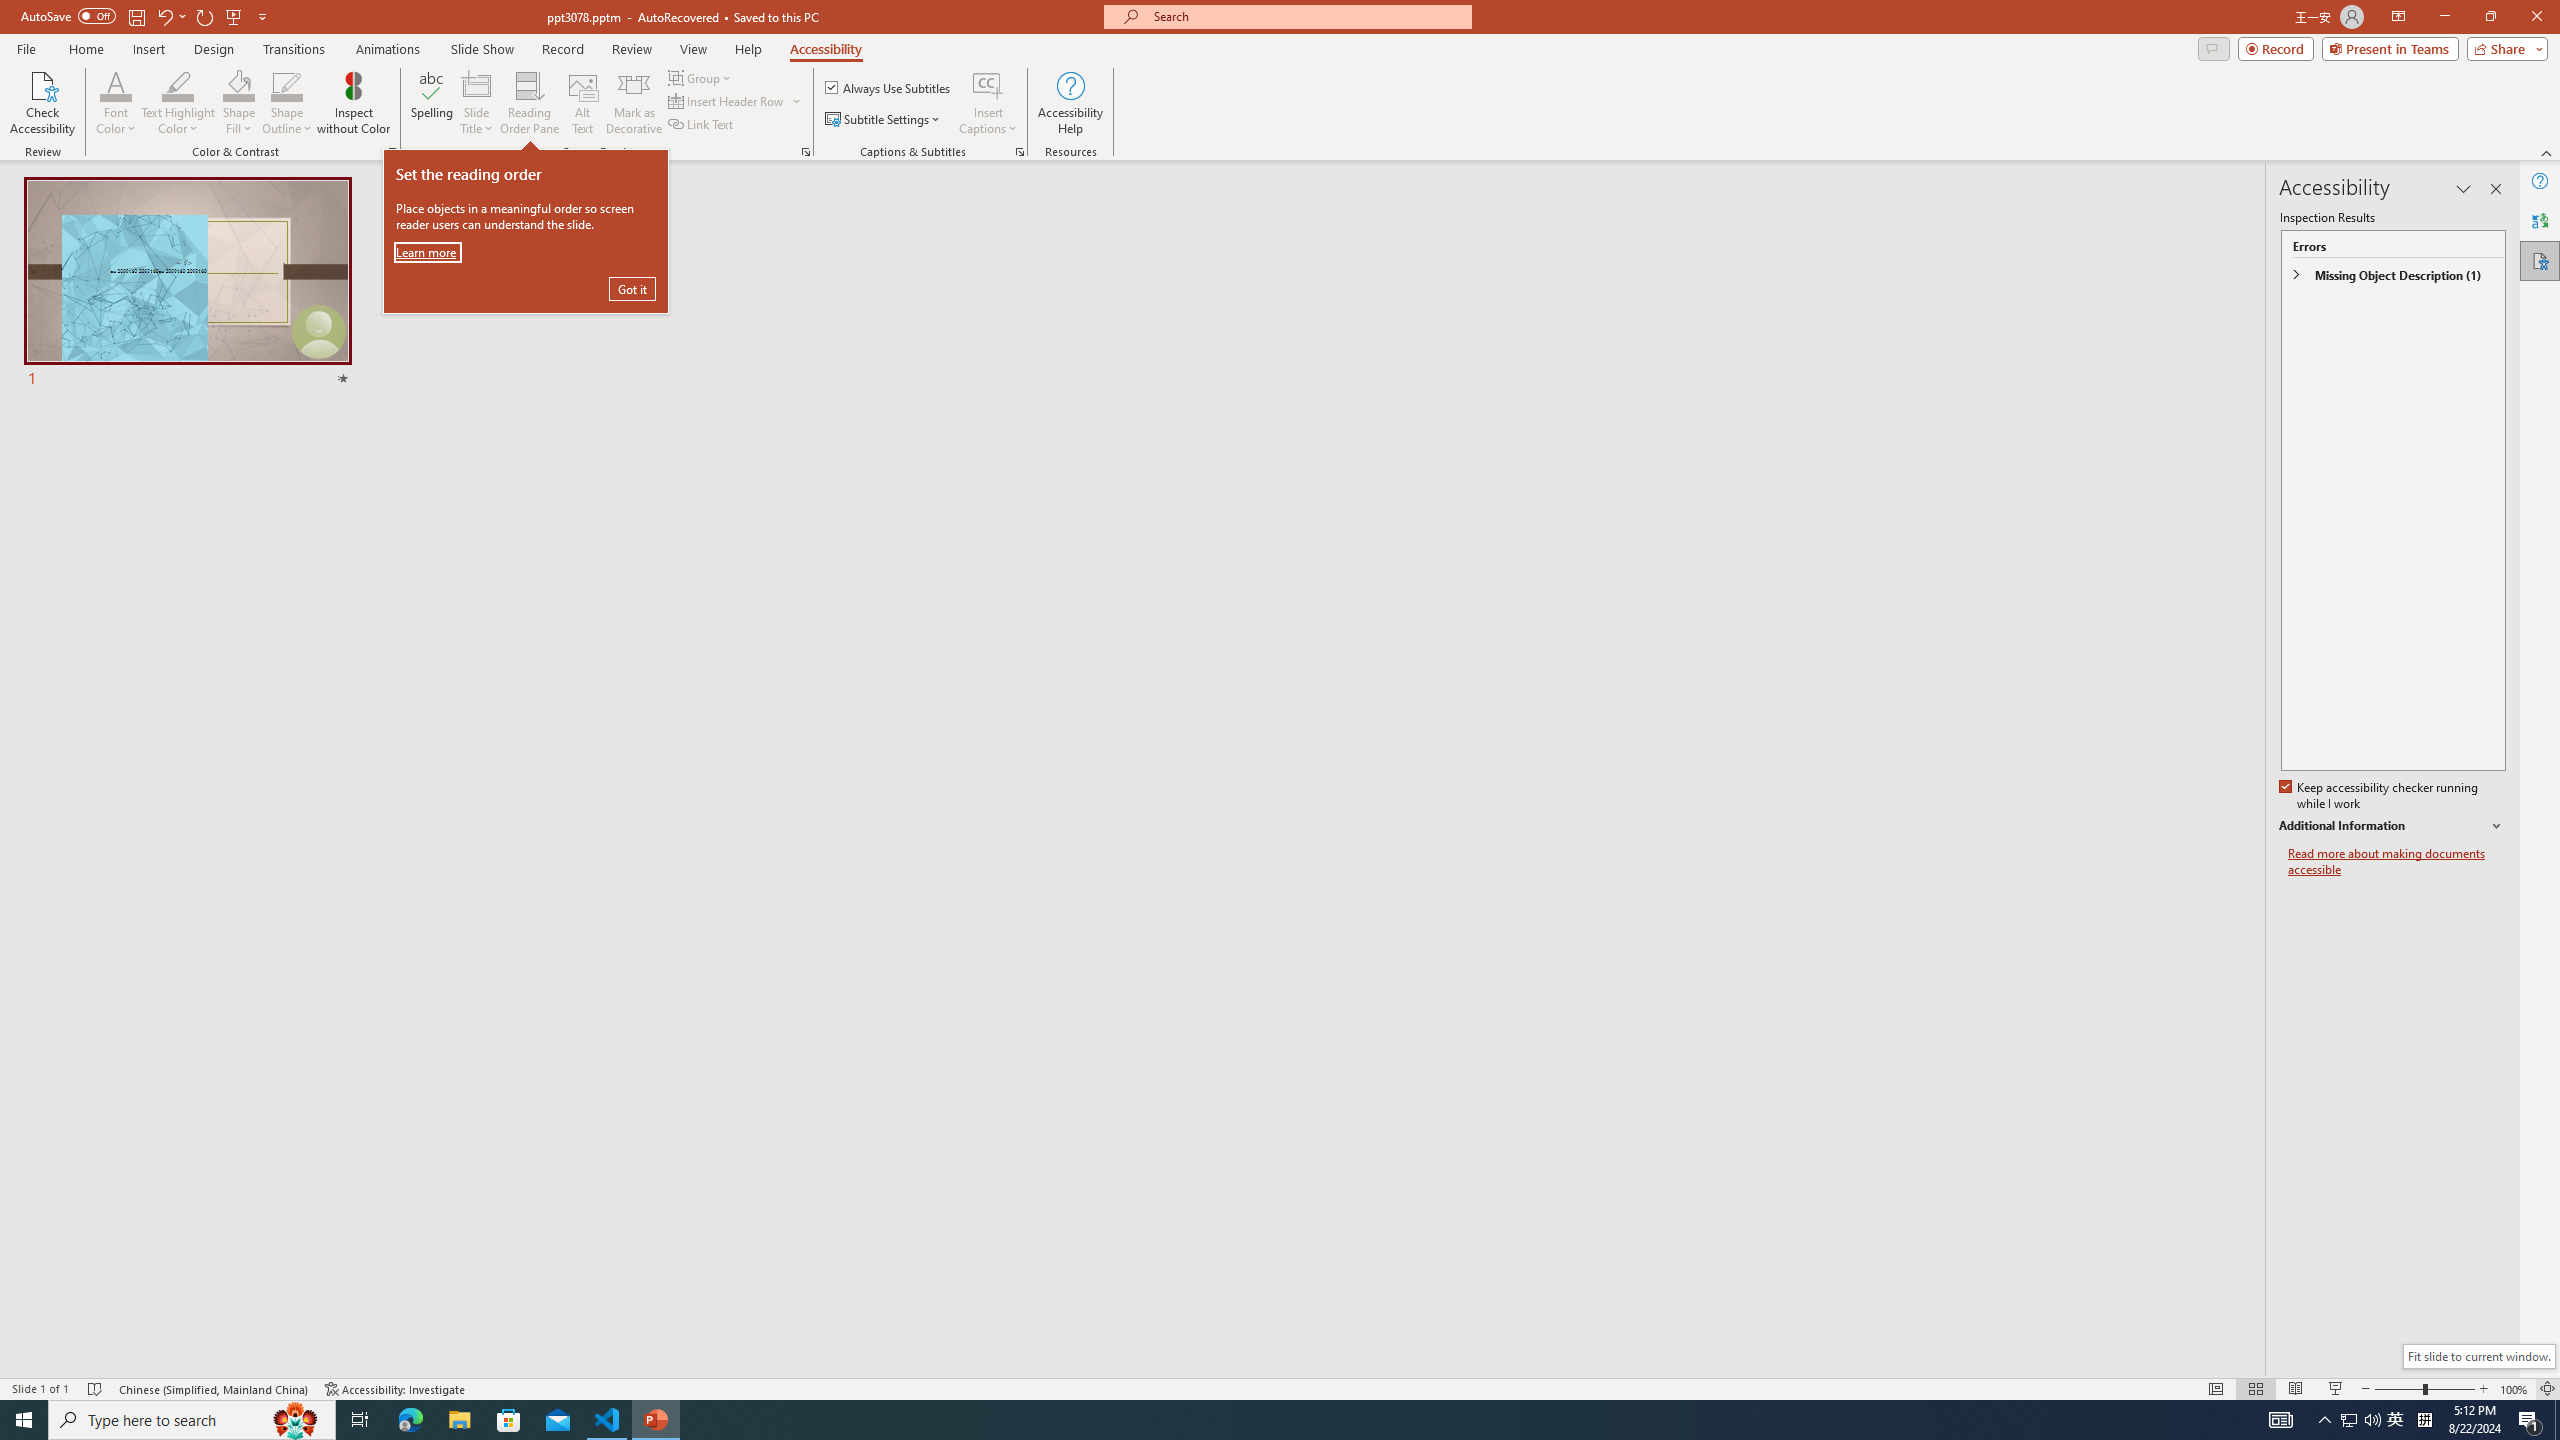 The height and width of the screenshot is (1440, 2560). I want to click on 'Captions & Subtitles', so click(1019, 150).